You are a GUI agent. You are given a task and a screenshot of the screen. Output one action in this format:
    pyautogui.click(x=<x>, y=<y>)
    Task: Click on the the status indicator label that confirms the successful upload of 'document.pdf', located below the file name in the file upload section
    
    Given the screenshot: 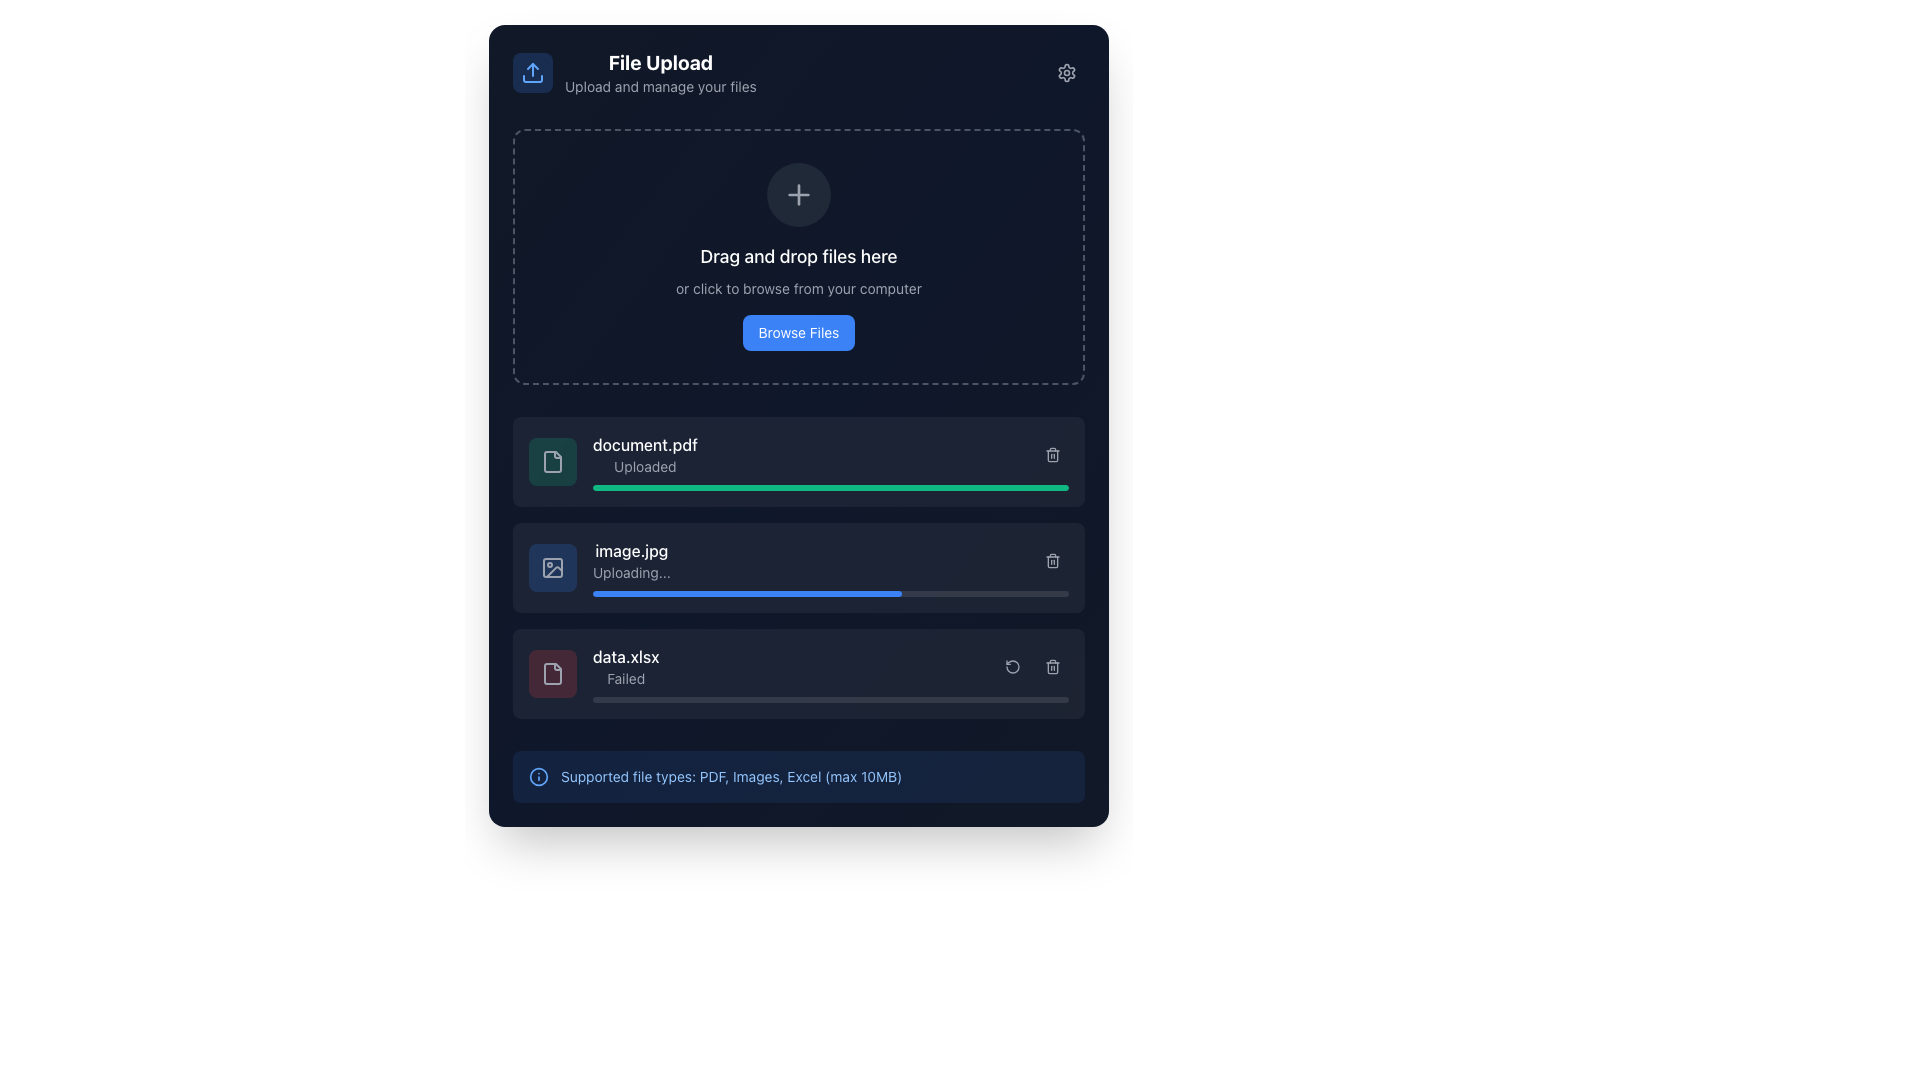 What is the action you would take?
    pyautogui.click(x=645, y=466)
    